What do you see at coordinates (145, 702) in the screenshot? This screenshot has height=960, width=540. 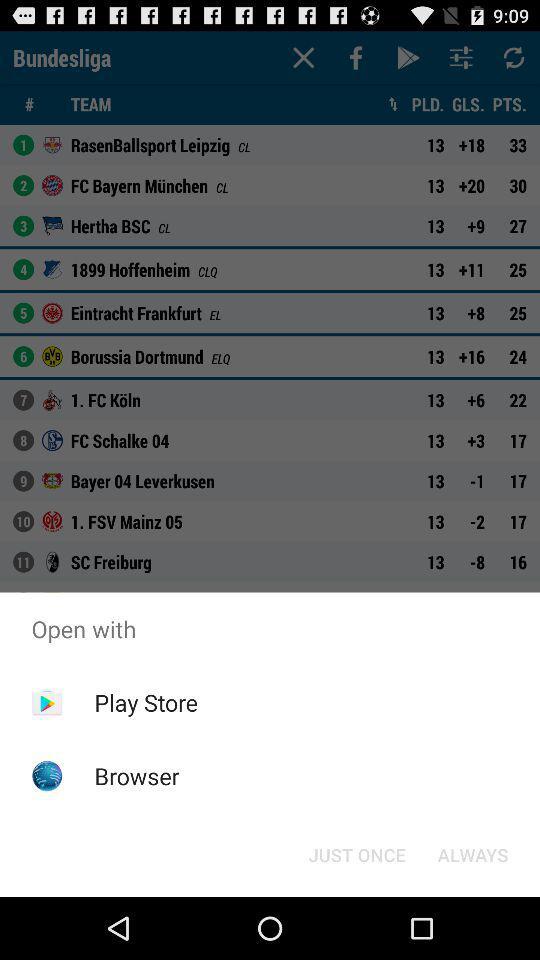 I see `the icon above browser item` at bounding box center [145, 702].